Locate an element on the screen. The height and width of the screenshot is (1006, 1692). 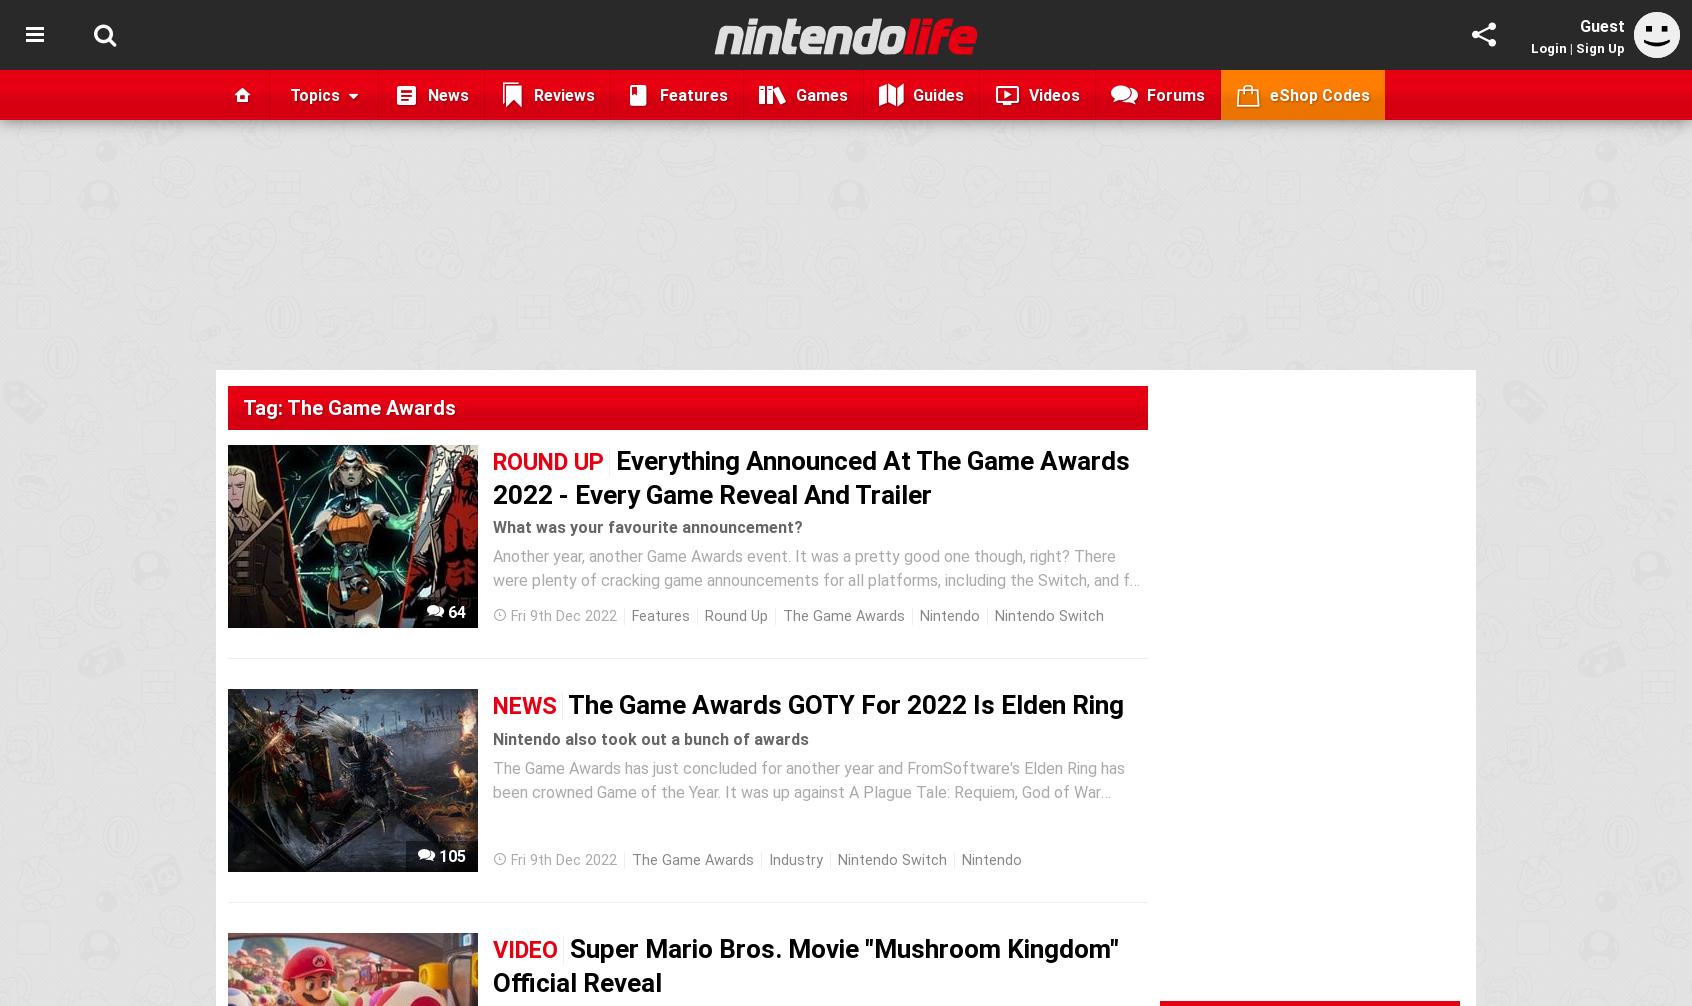
'eShop Codes' is located at coordinates (1318, 94).